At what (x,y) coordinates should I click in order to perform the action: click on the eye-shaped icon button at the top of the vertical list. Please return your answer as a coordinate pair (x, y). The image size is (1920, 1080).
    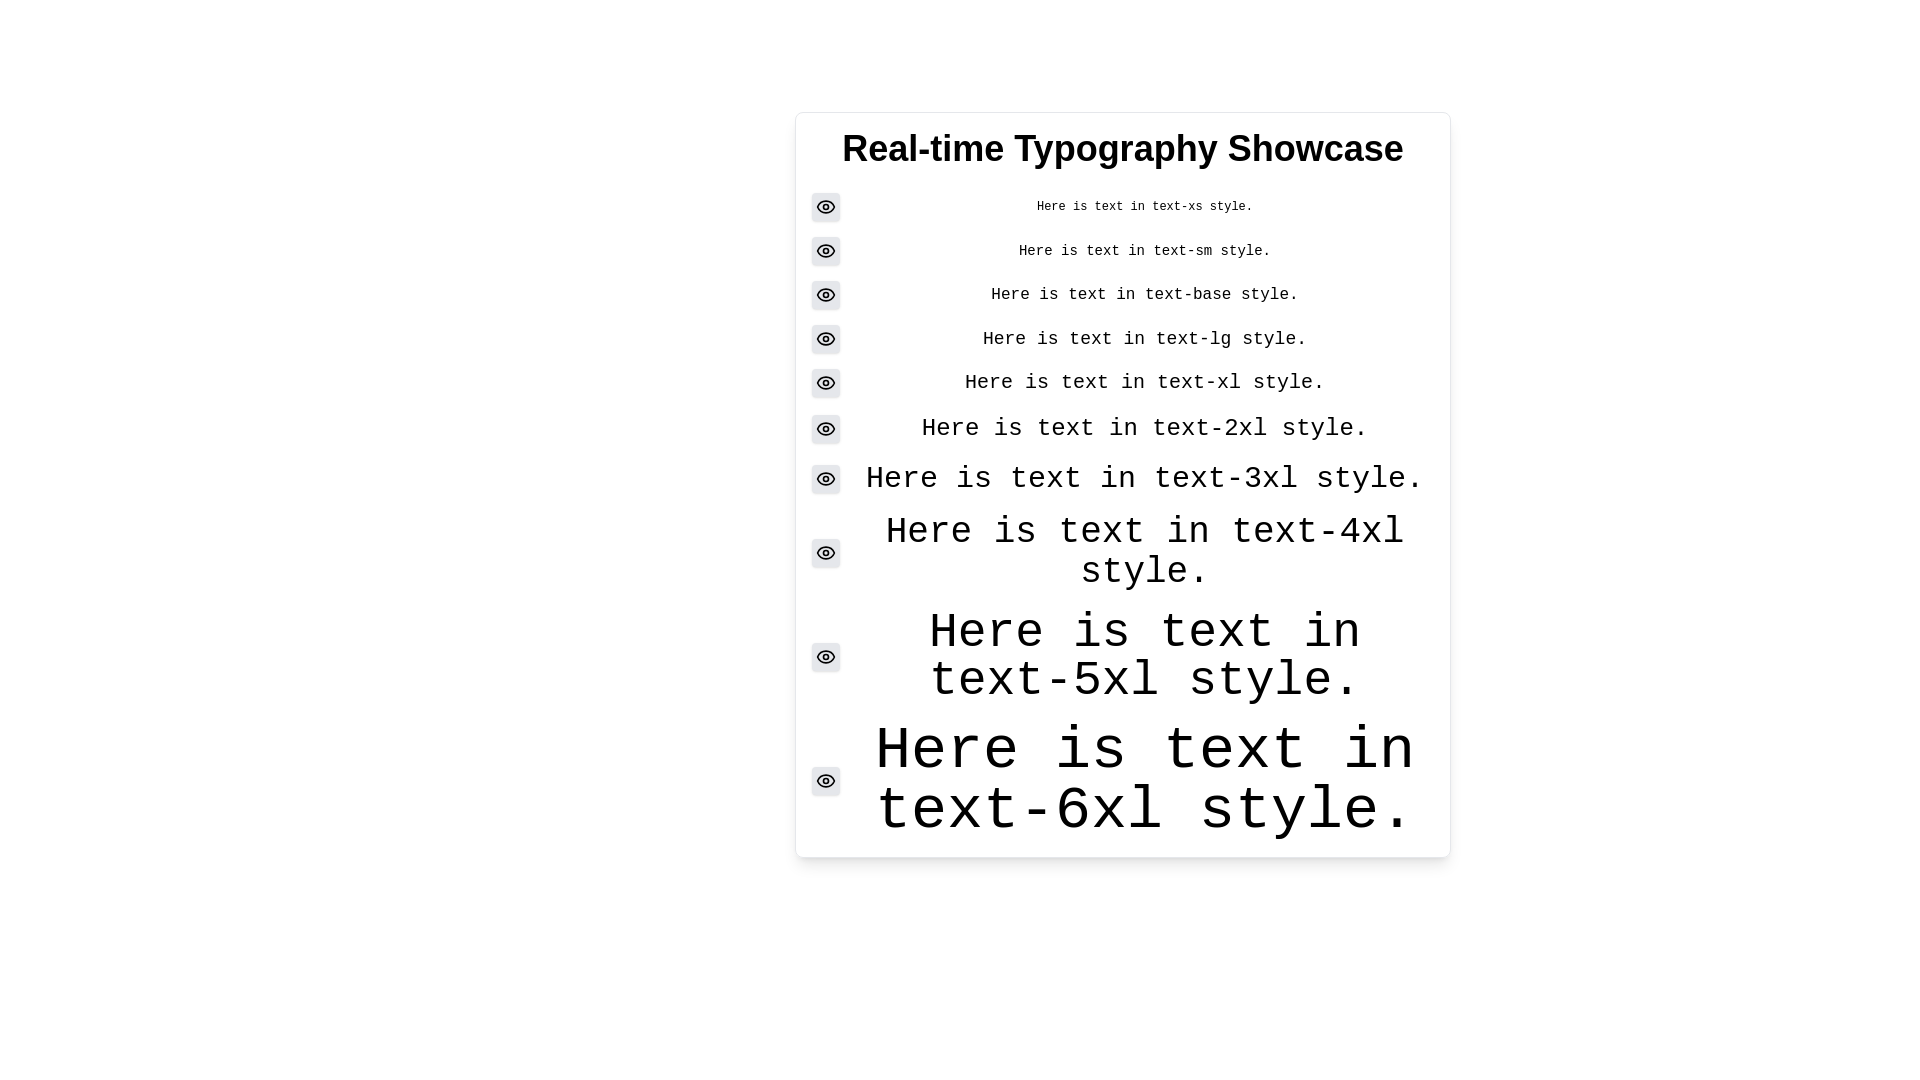
    Looking at the image, I should click on (825, 207).